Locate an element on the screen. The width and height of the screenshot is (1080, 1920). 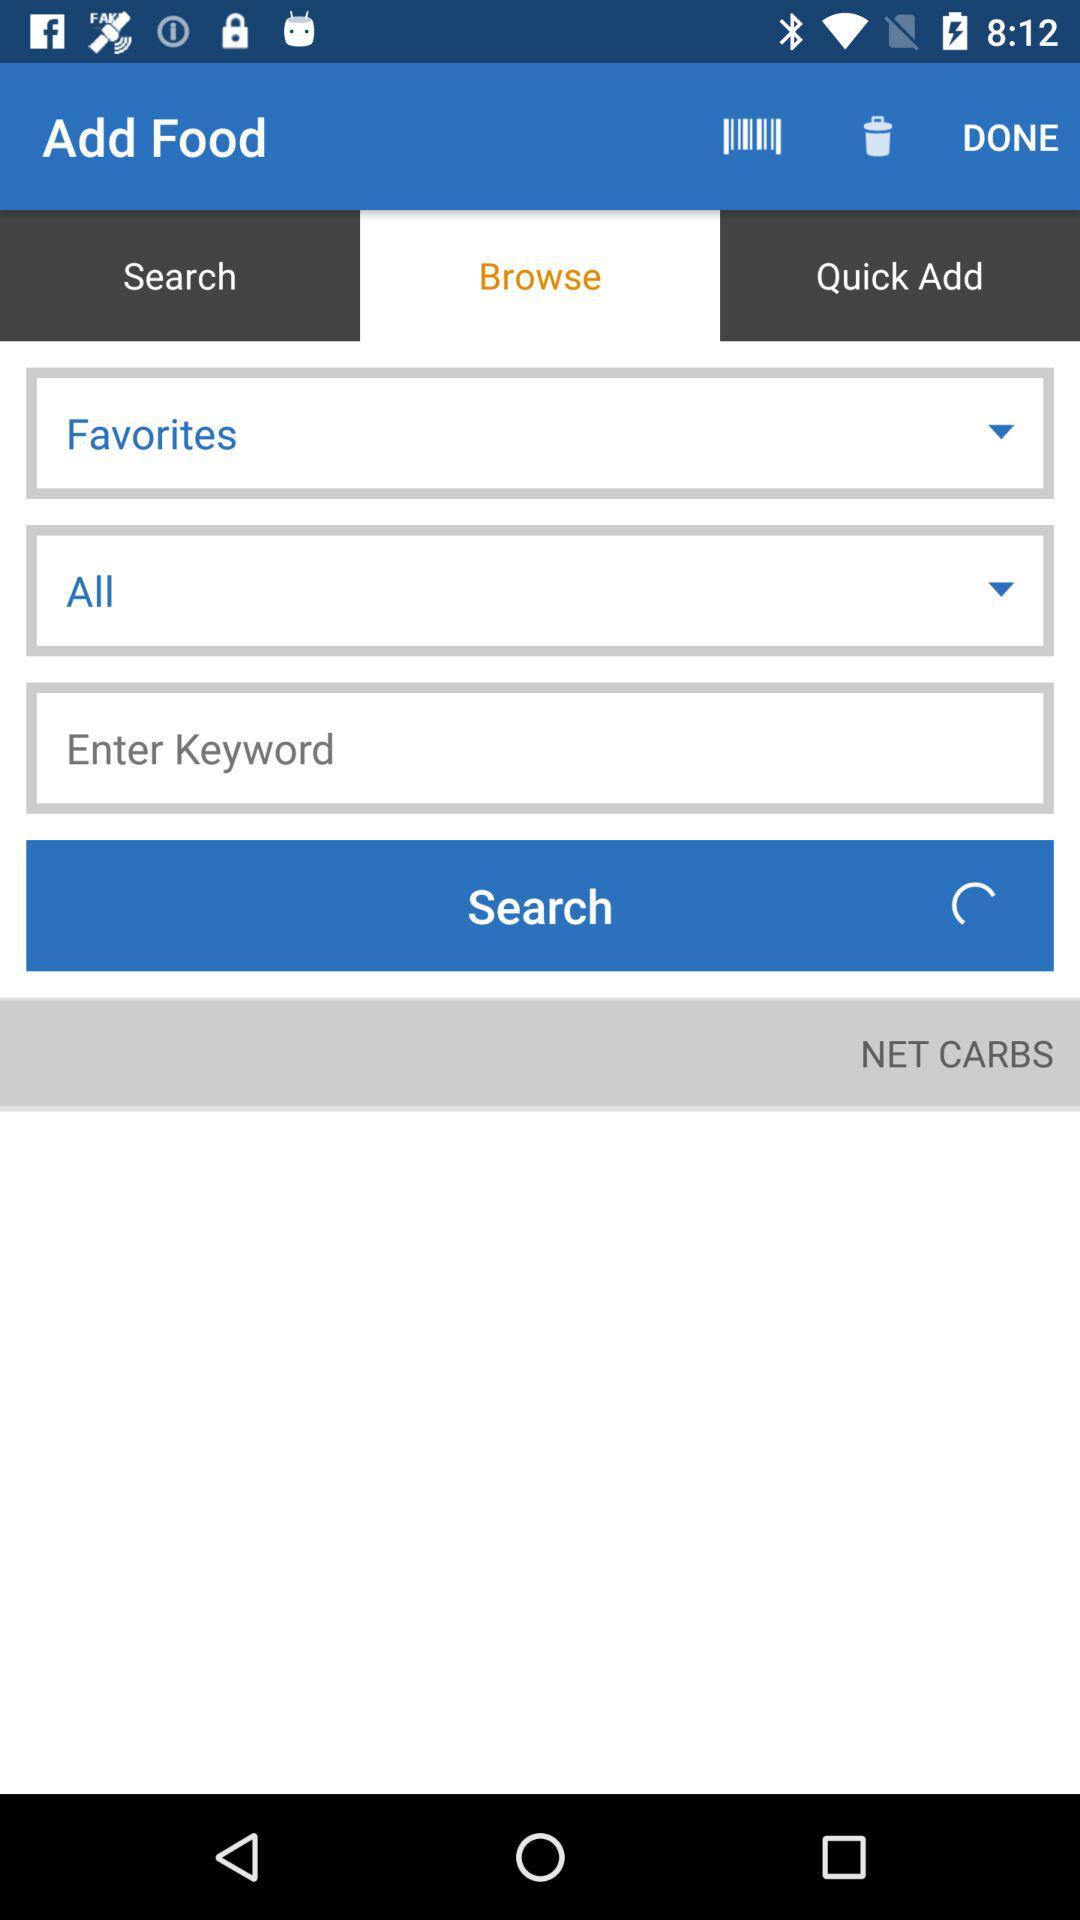
the item to the left of the done is located at coordinates (877, 135).